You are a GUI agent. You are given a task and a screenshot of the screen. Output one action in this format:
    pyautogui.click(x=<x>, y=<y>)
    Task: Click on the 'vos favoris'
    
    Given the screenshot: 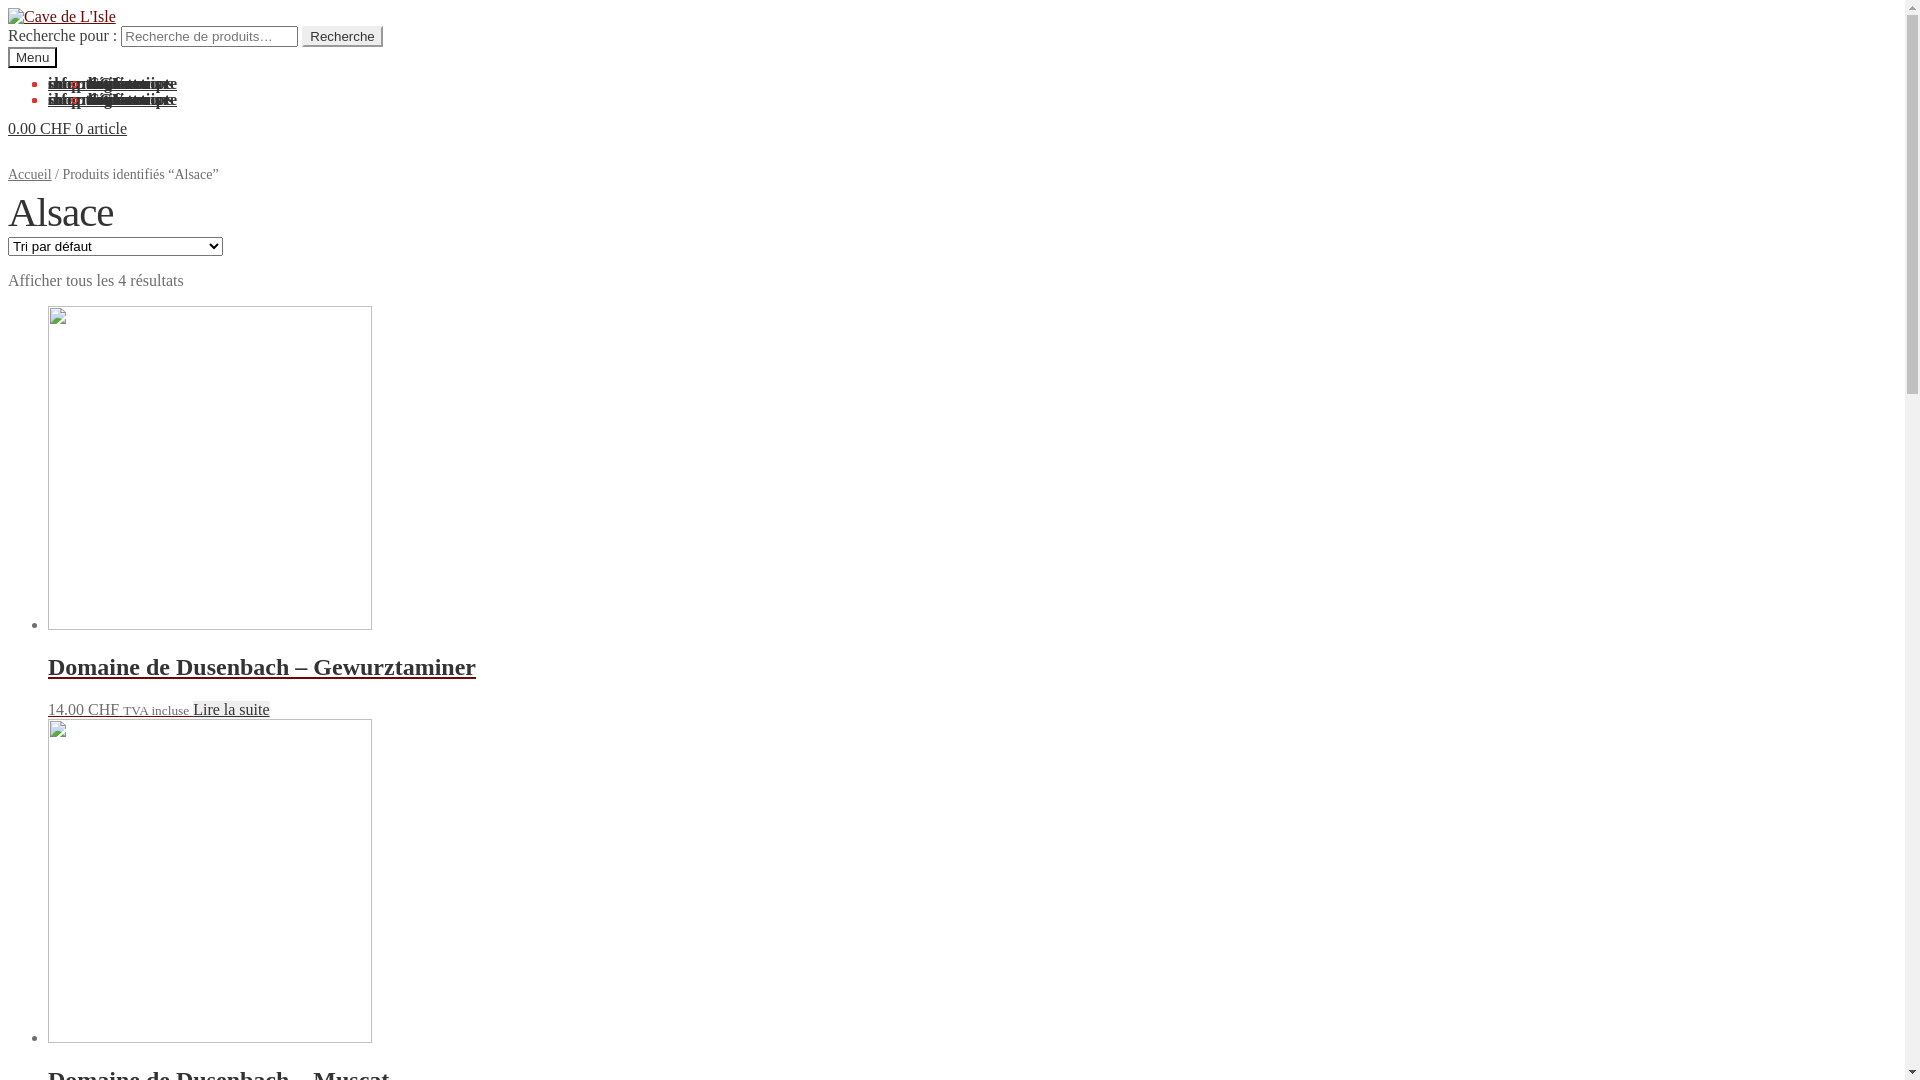 What is the action you would take?
    pyautogui.click(x=86, y=99)
    